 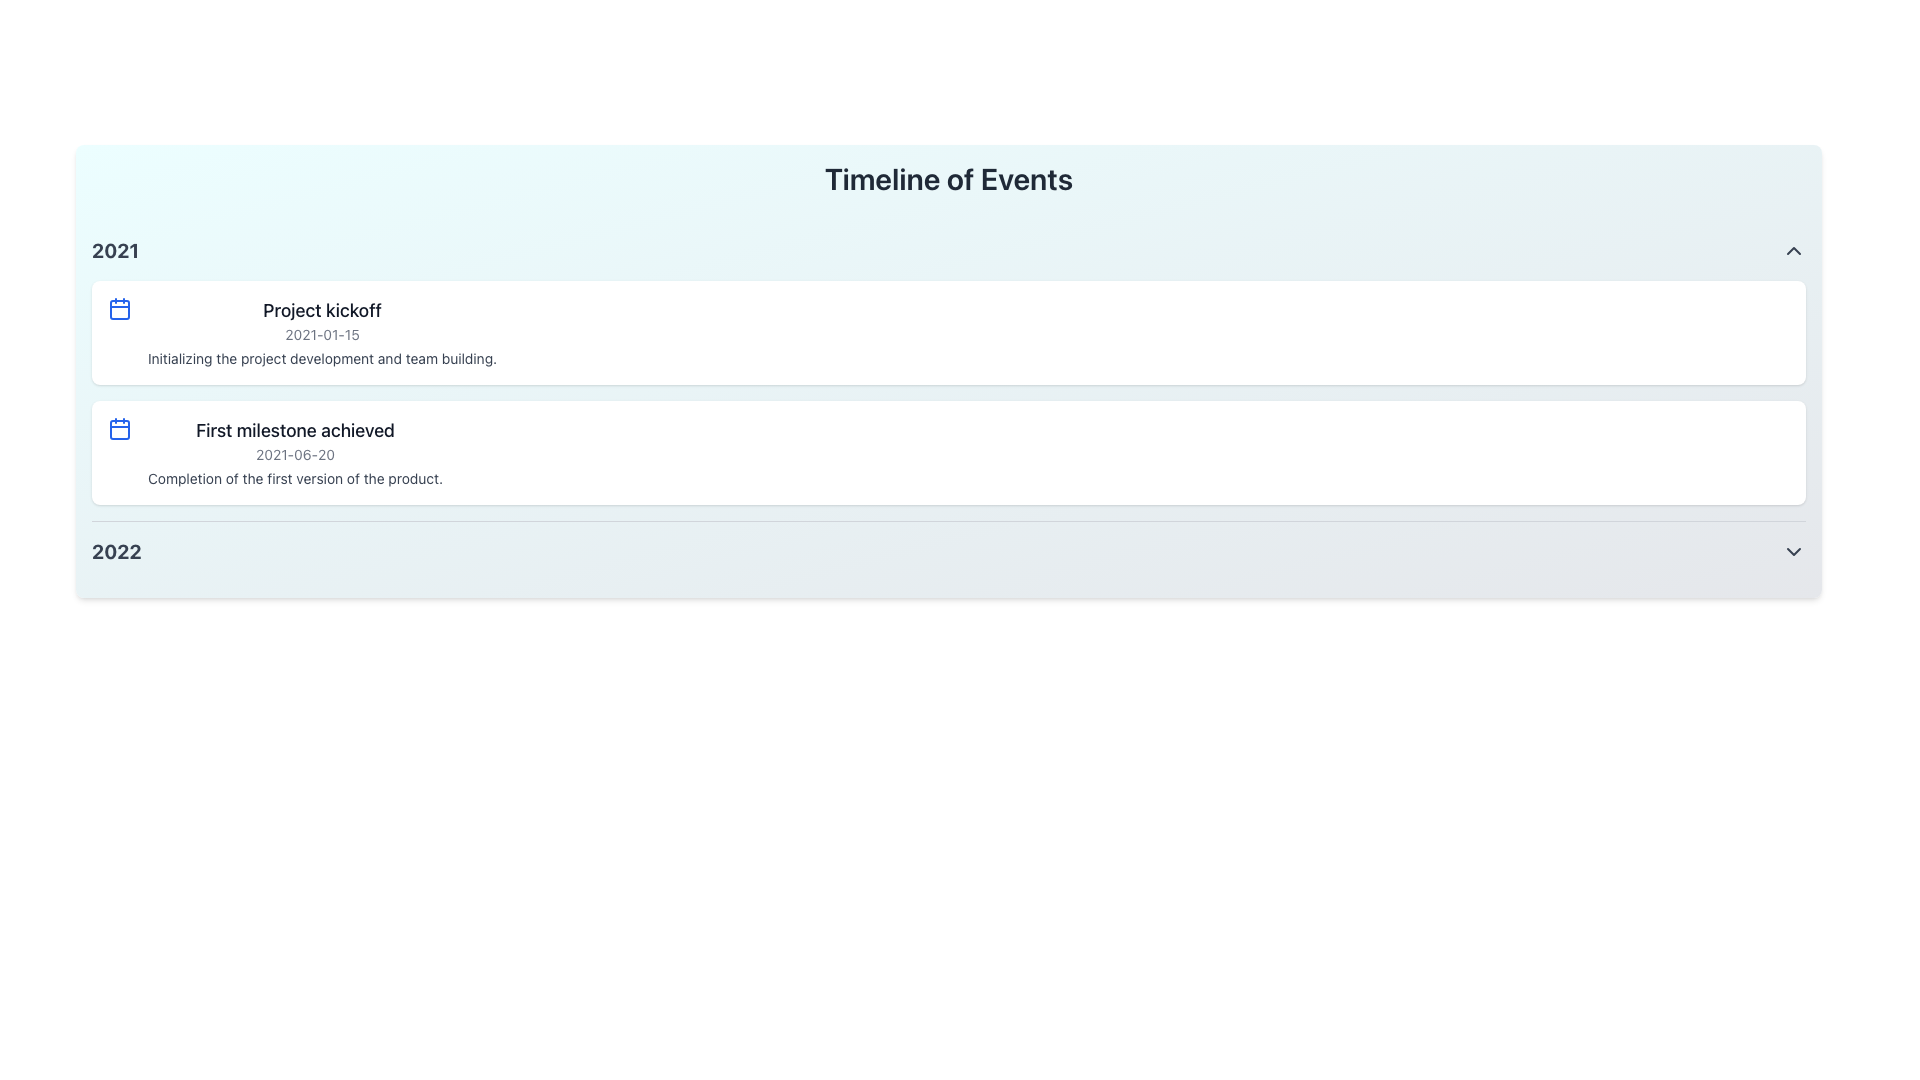 What do you see at coordinates (294, 430) in the screenshot?
I see `text content of the milestone title located in the second milestone entry of the 'Timeline of Events' section` at bounding box center [294, 430].